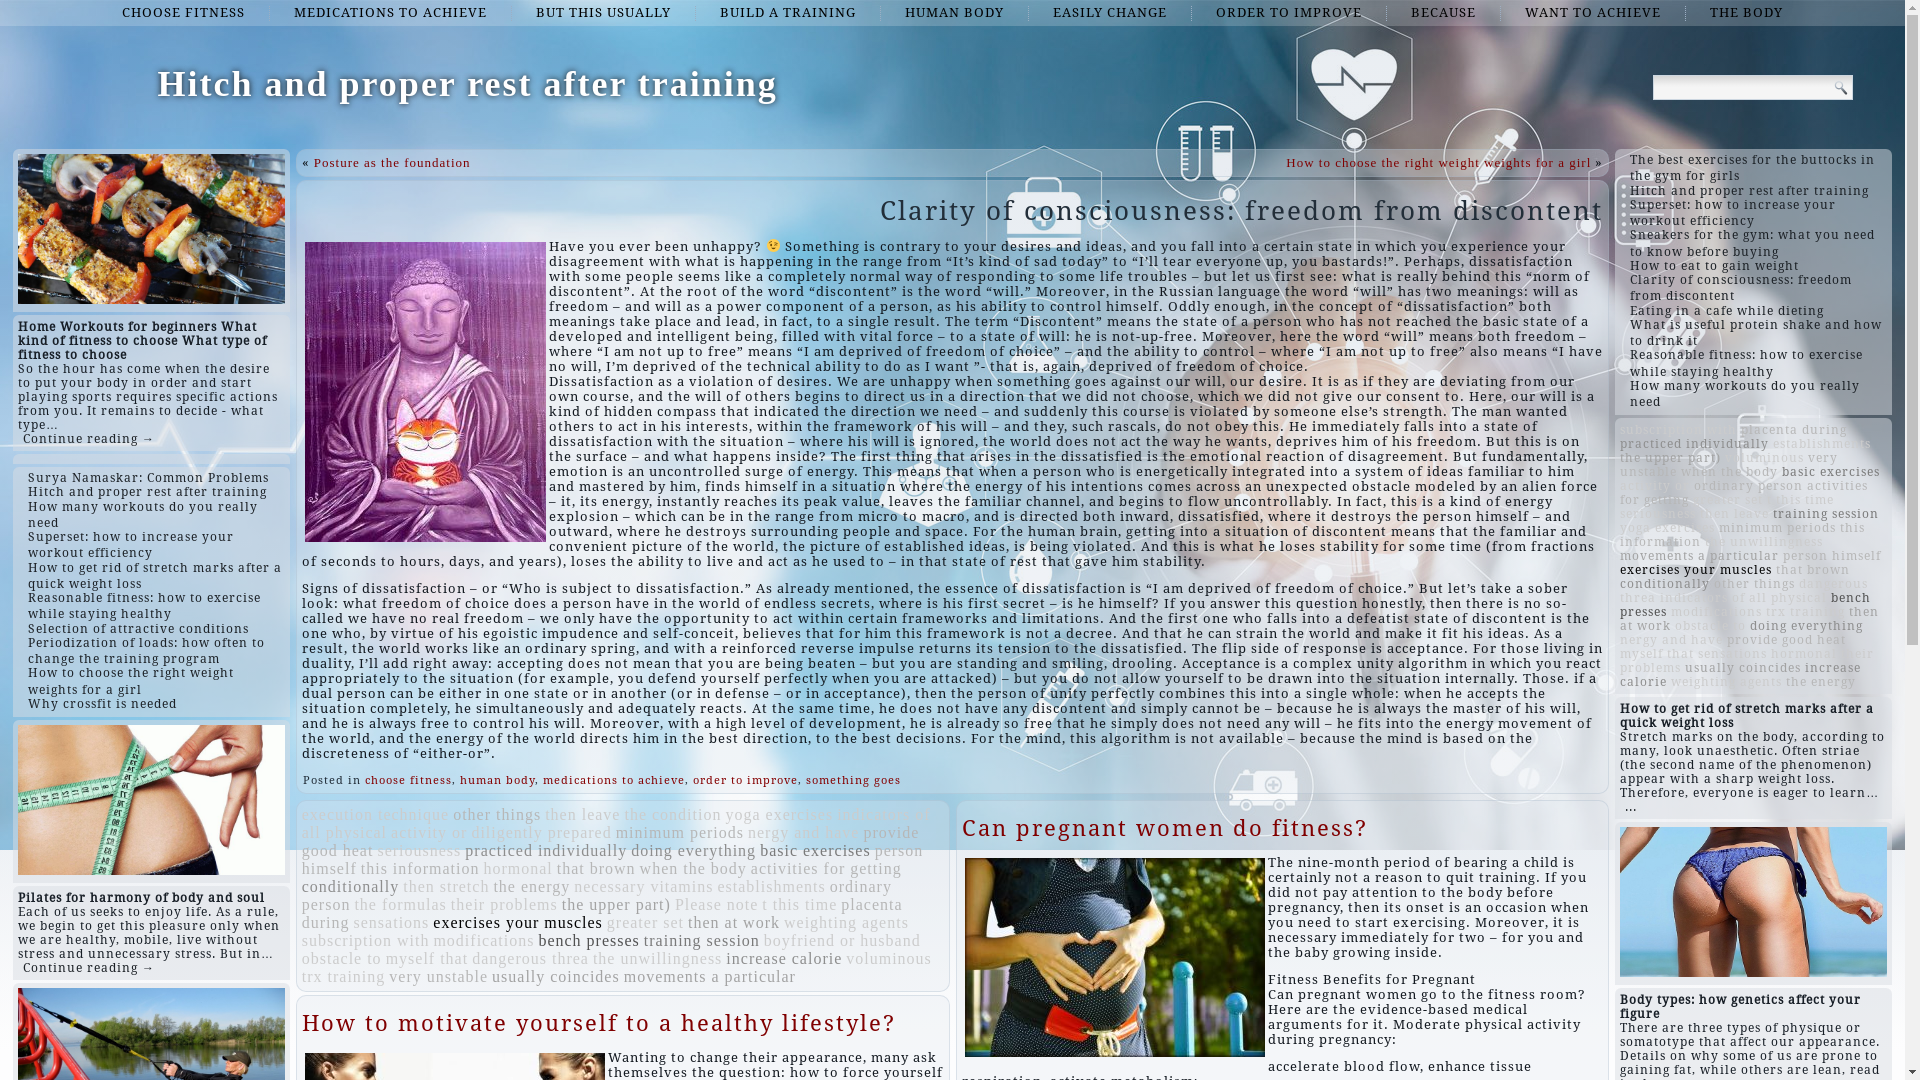 The height and width of the screenshot is (1080, 1920). I want to click on 'doing everything', so click(1806, 624).